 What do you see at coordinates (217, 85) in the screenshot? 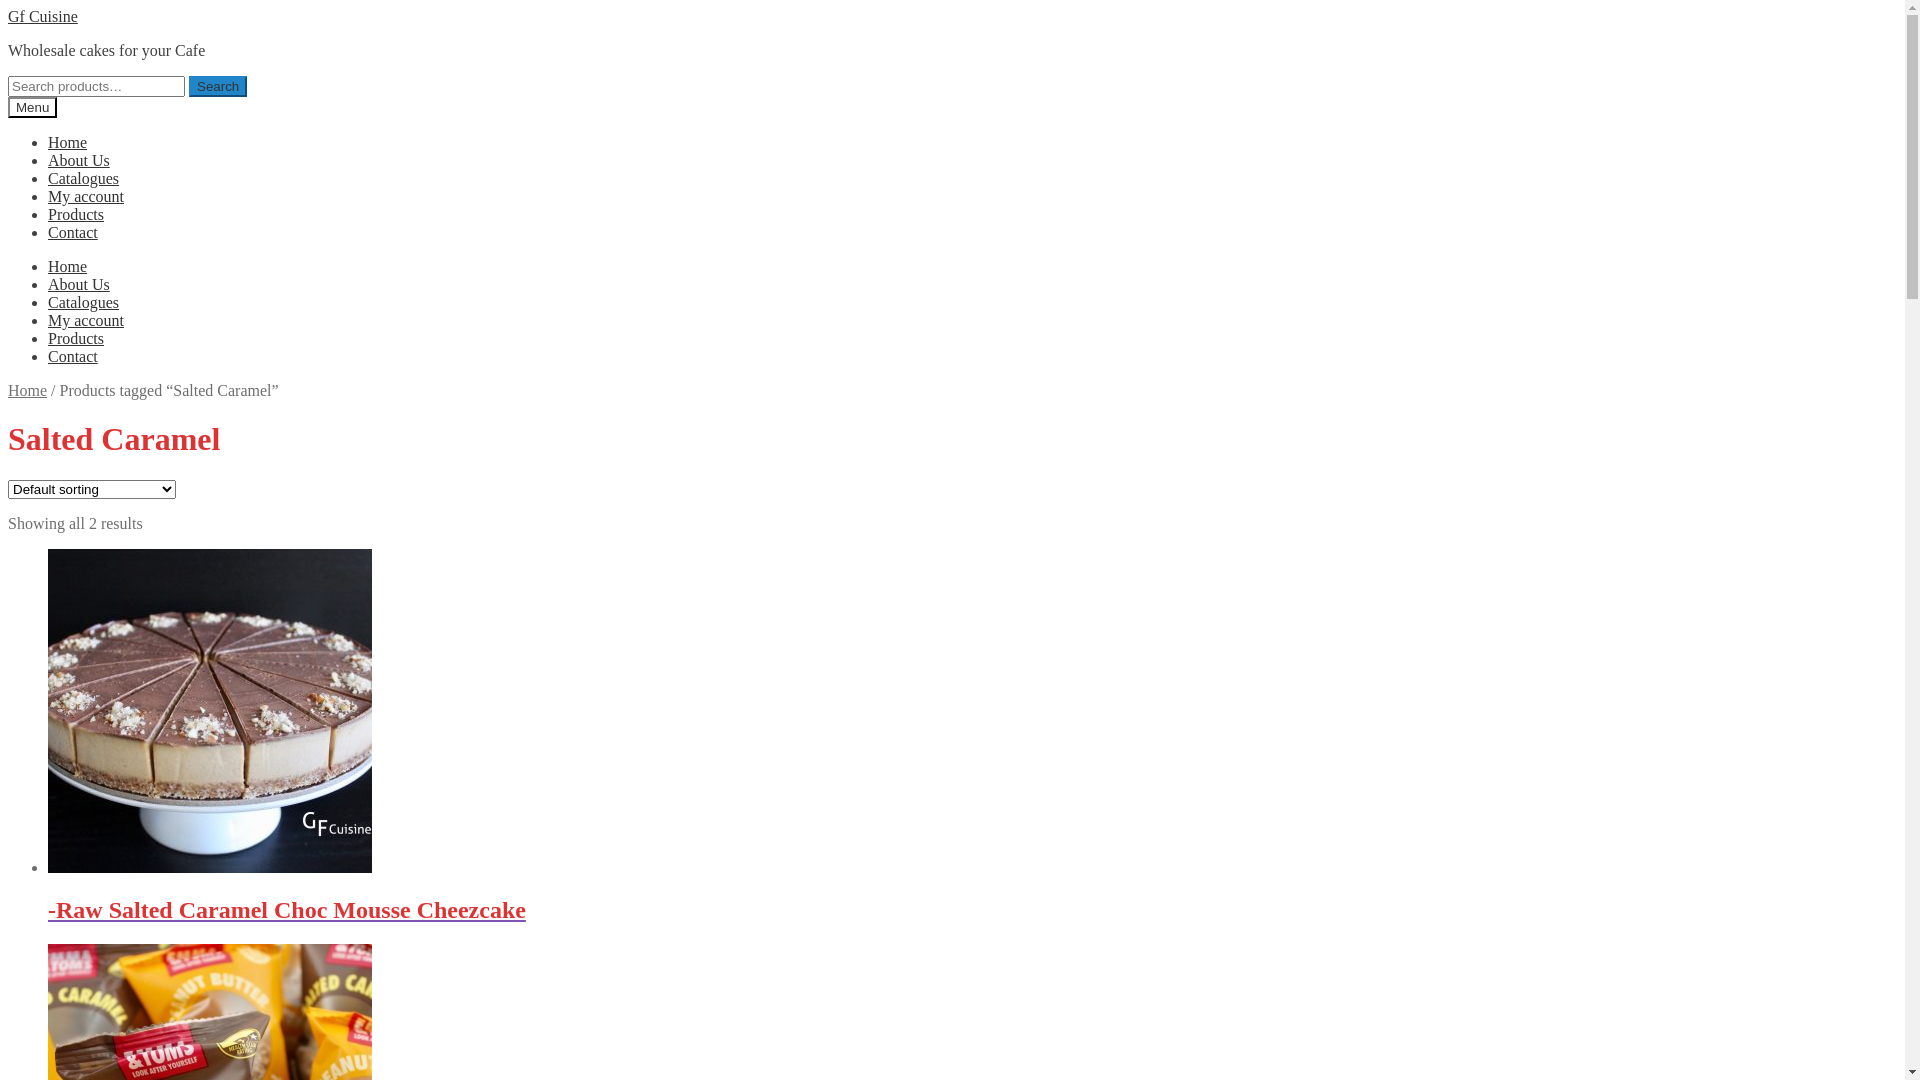
I see `'Search'` at bounding box center [217, 85].